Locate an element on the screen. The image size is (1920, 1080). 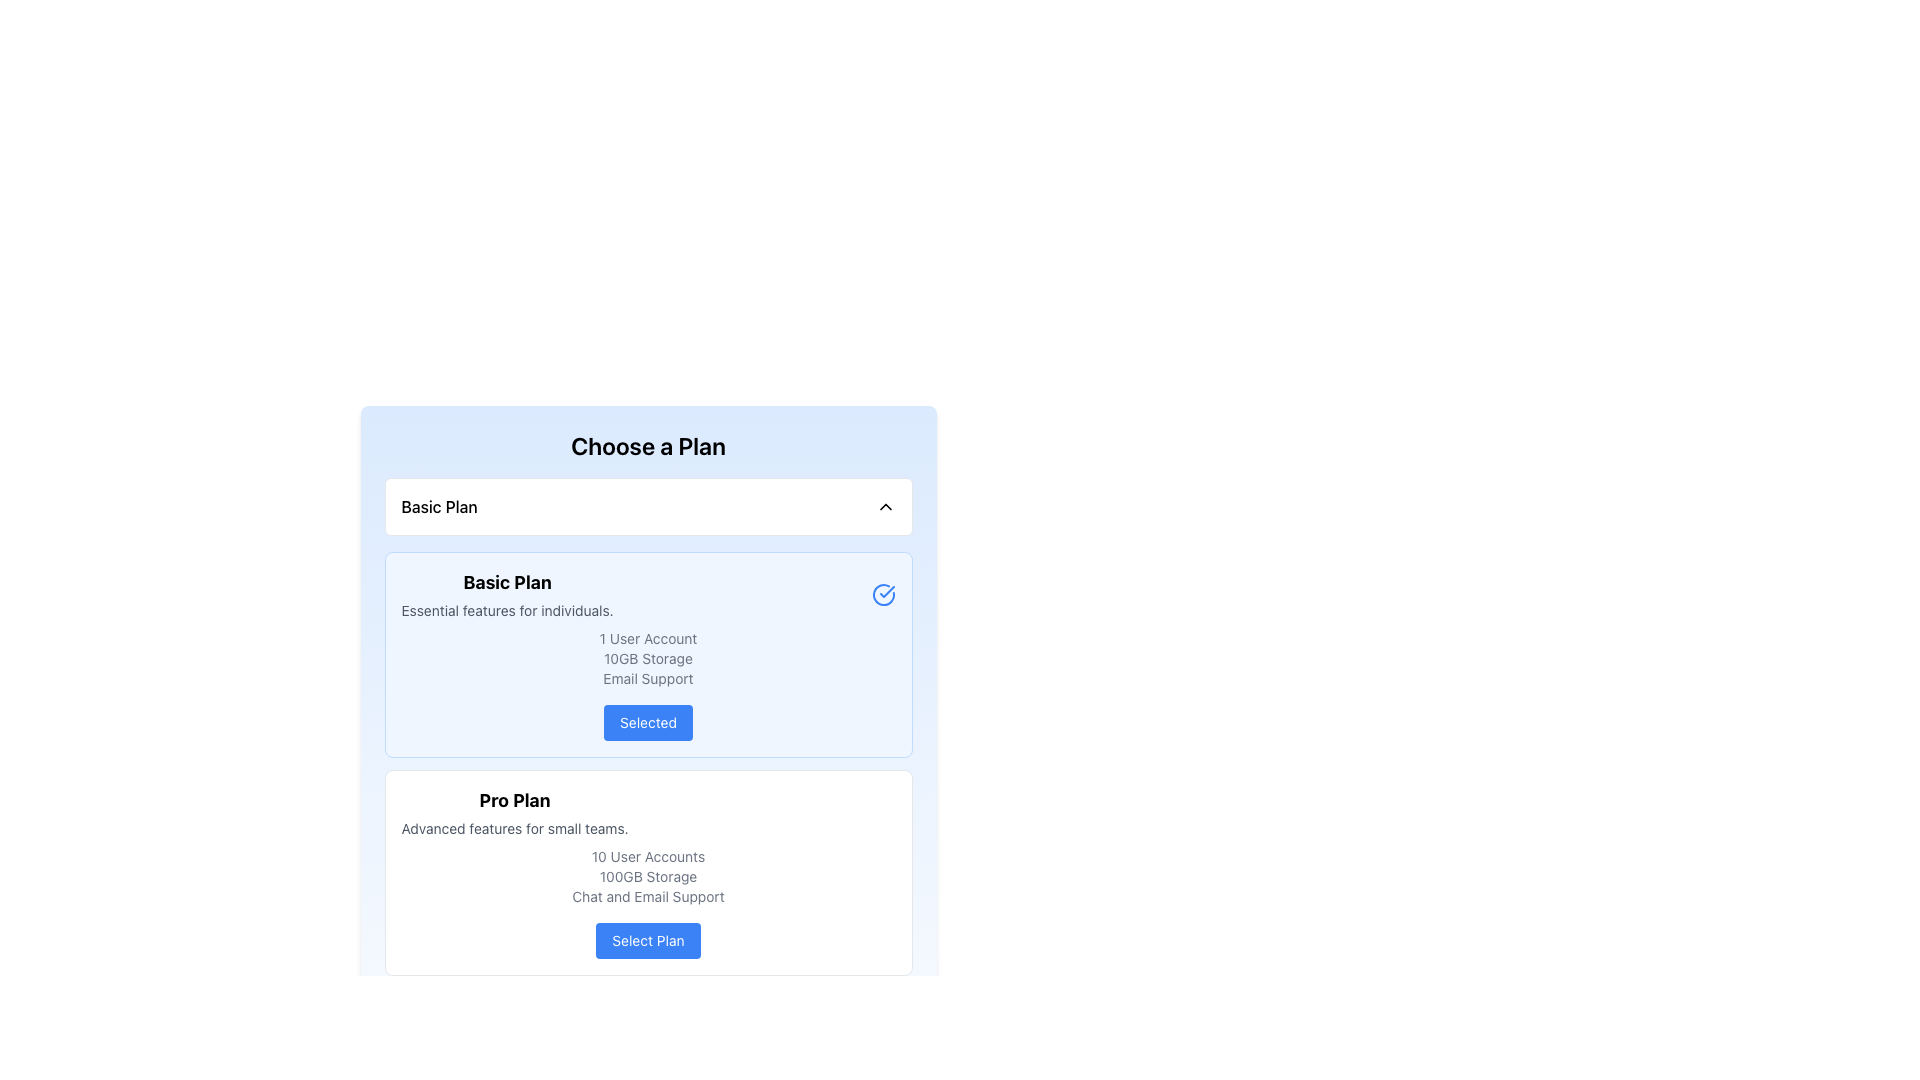
the descriptive subtitle text located directly beneath the 'Pro Plan' title, which clarifies the target audience and key emphasis of the plan is located at coordinates (515, 829).